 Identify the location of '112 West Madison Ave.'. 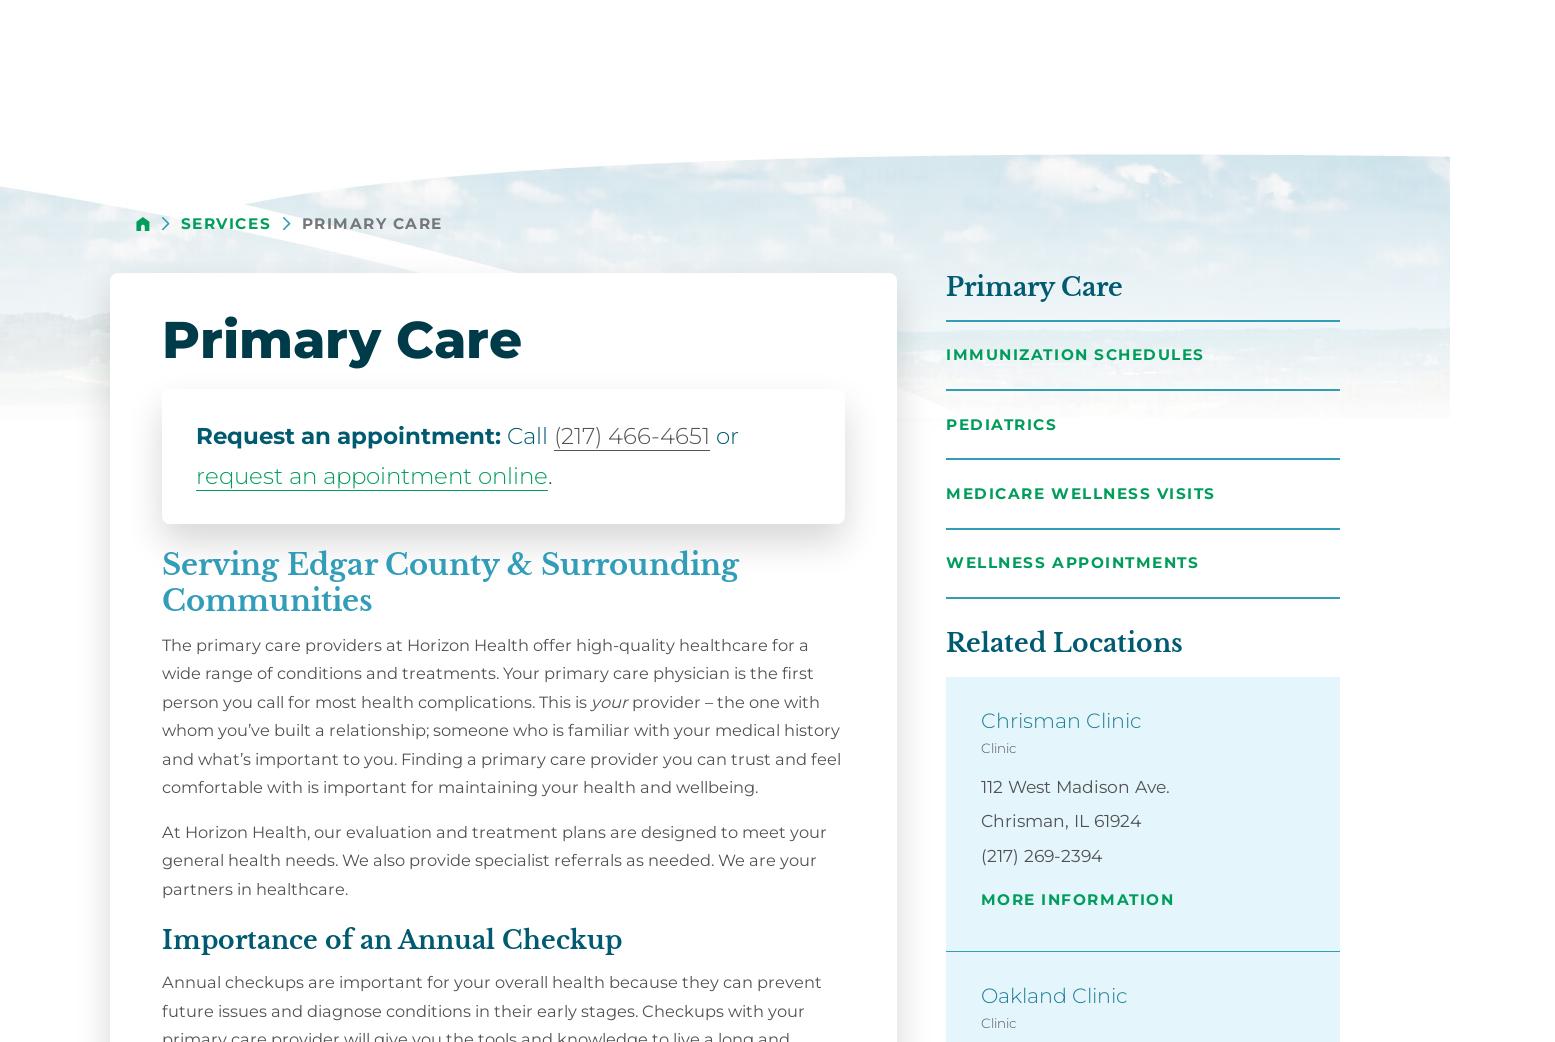
(1073, 785).